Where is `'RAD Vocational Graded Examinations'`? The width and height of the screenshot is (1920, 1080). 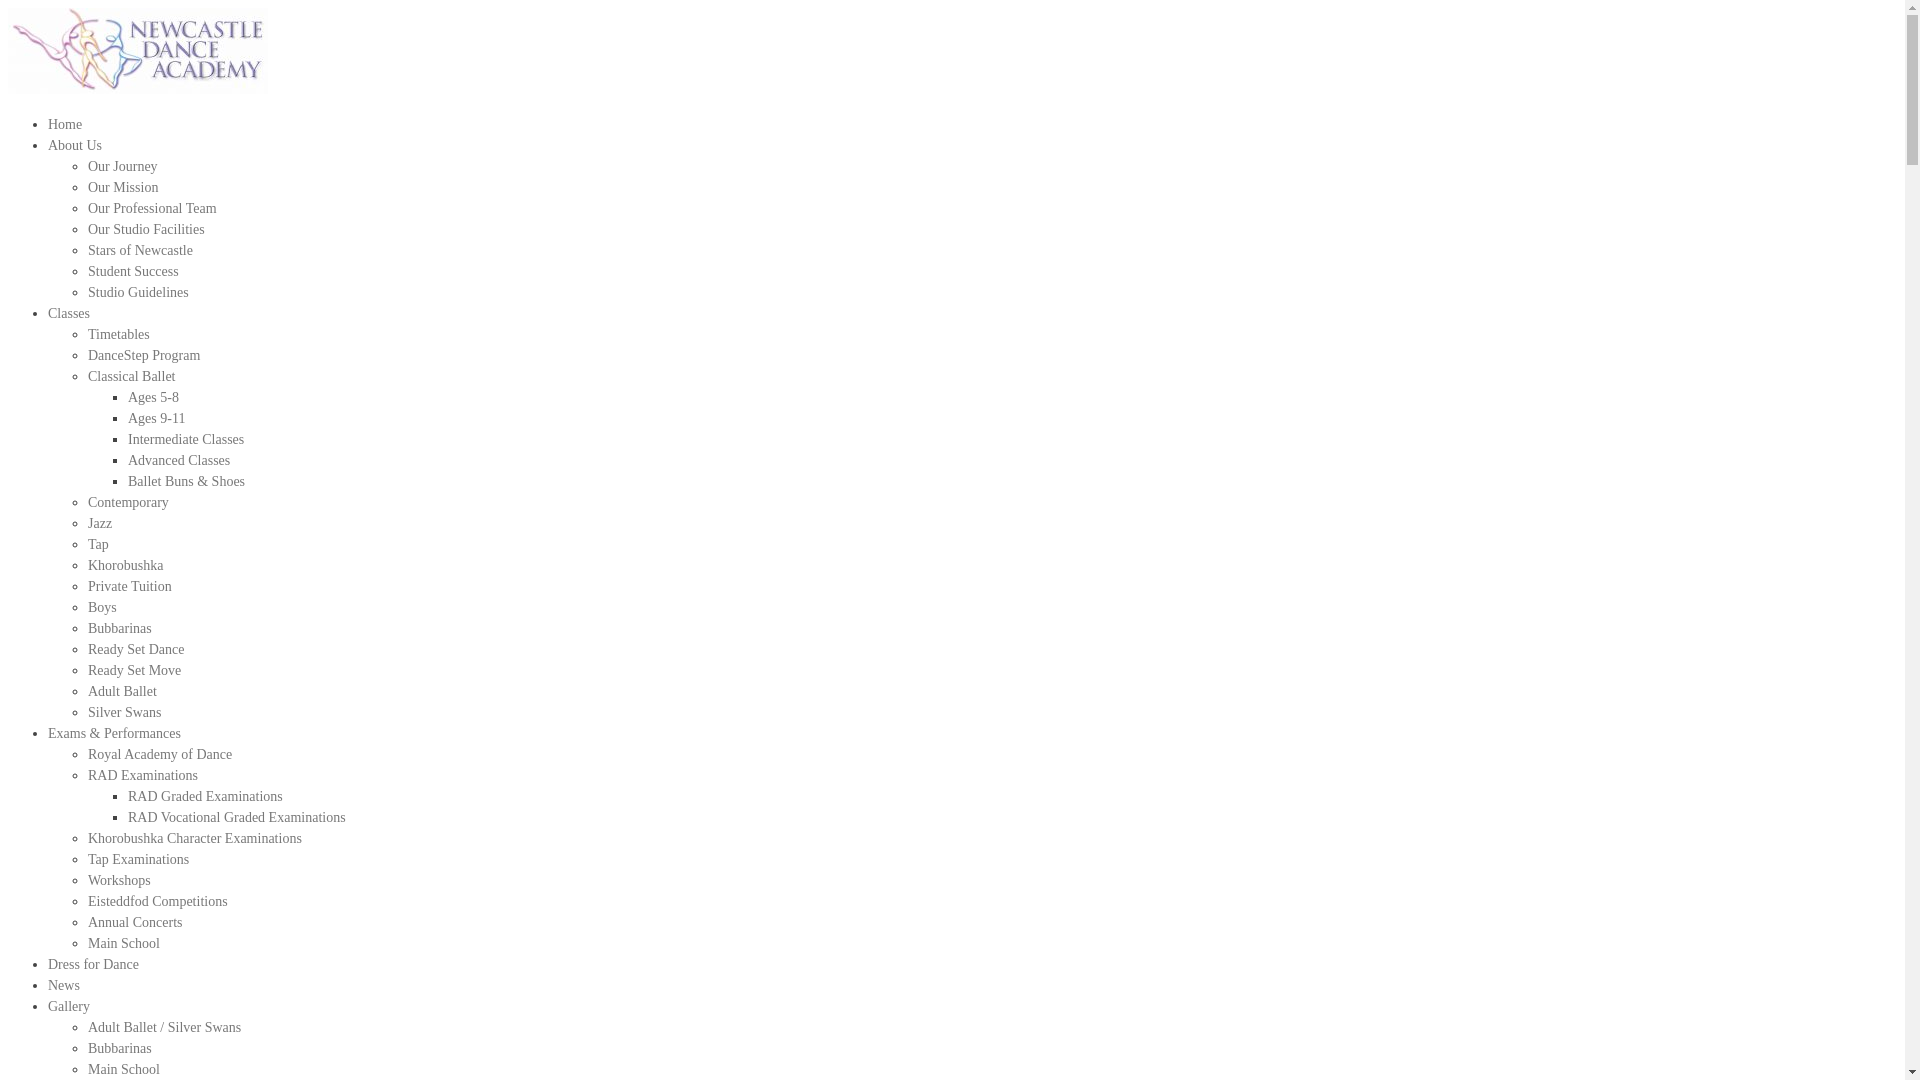 'RAD Vocational Graded Examinations' is located at coordinates (236, 817).